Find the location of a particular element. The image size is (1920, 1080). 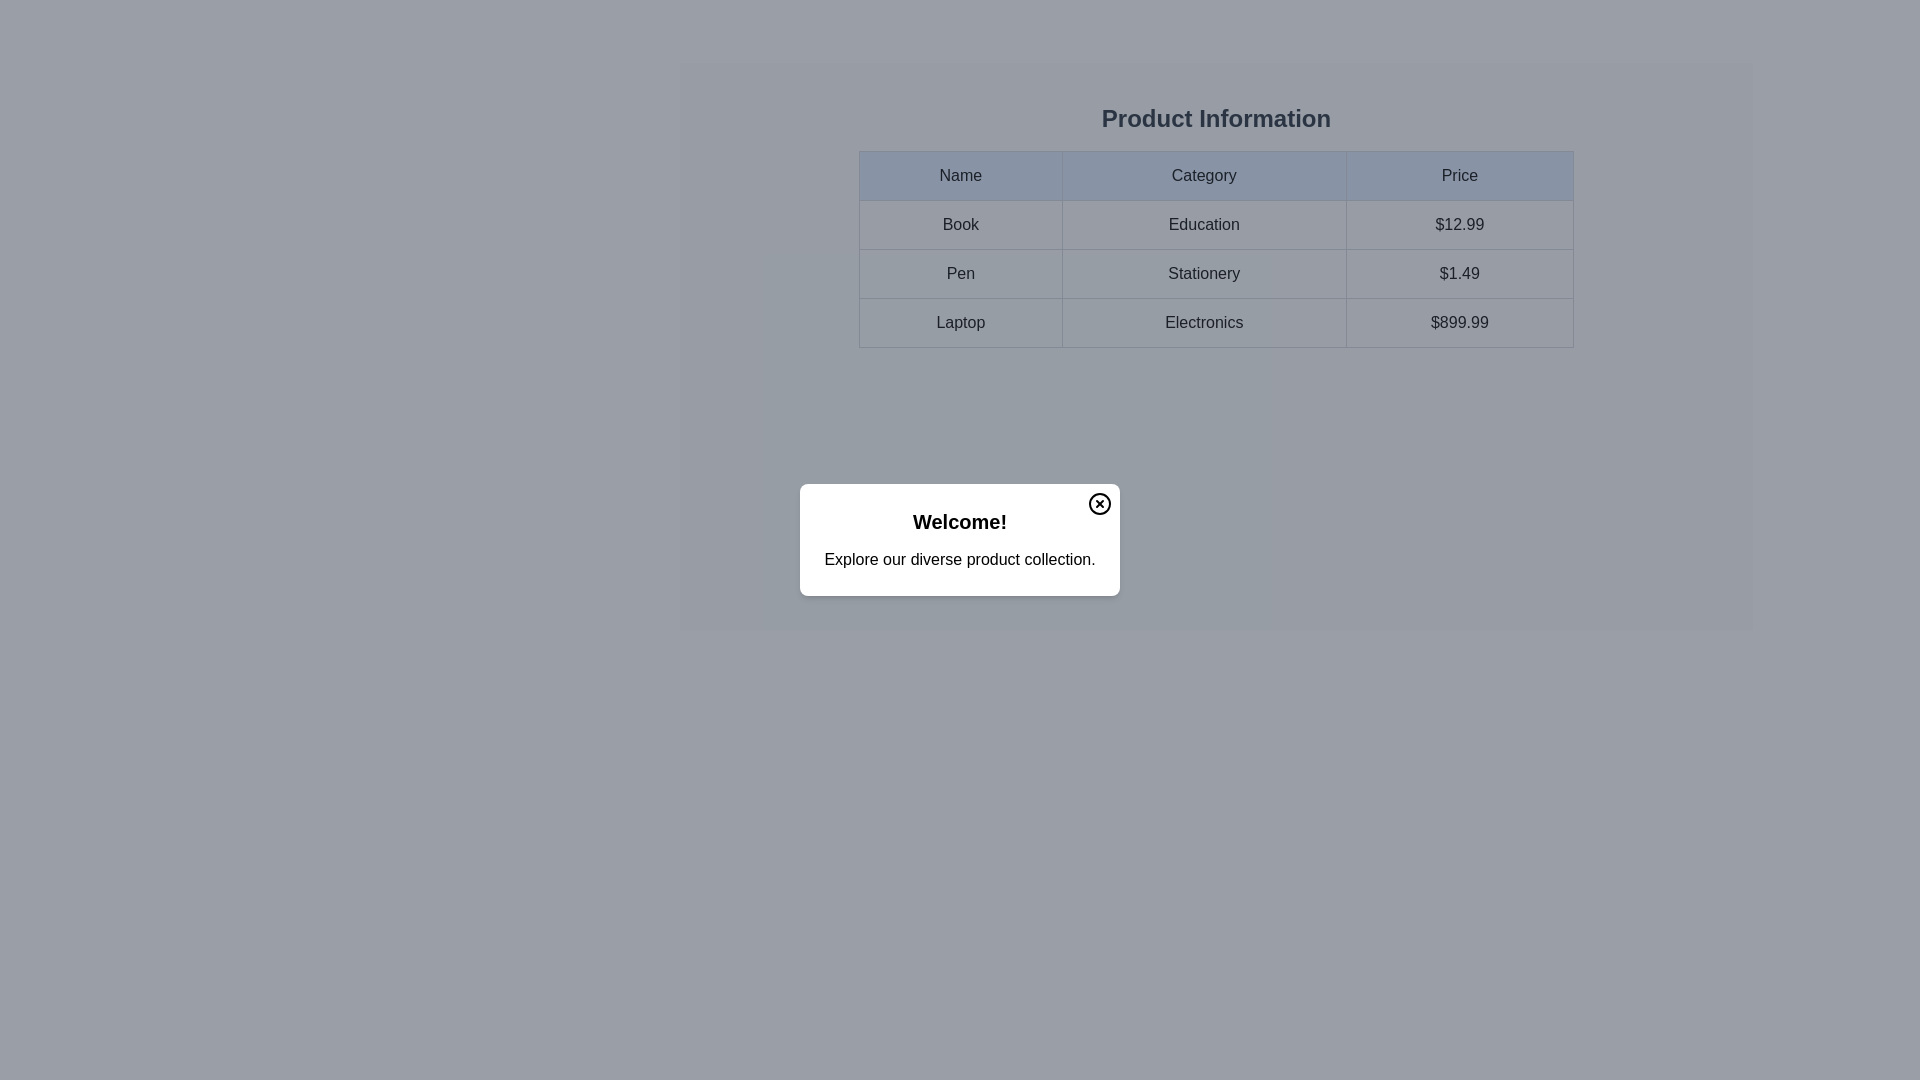

text in the header row of the 'Product Information' table, which includes the columns 'Name', 'Category', and 'Price' is located at coordinates (1215, 175).